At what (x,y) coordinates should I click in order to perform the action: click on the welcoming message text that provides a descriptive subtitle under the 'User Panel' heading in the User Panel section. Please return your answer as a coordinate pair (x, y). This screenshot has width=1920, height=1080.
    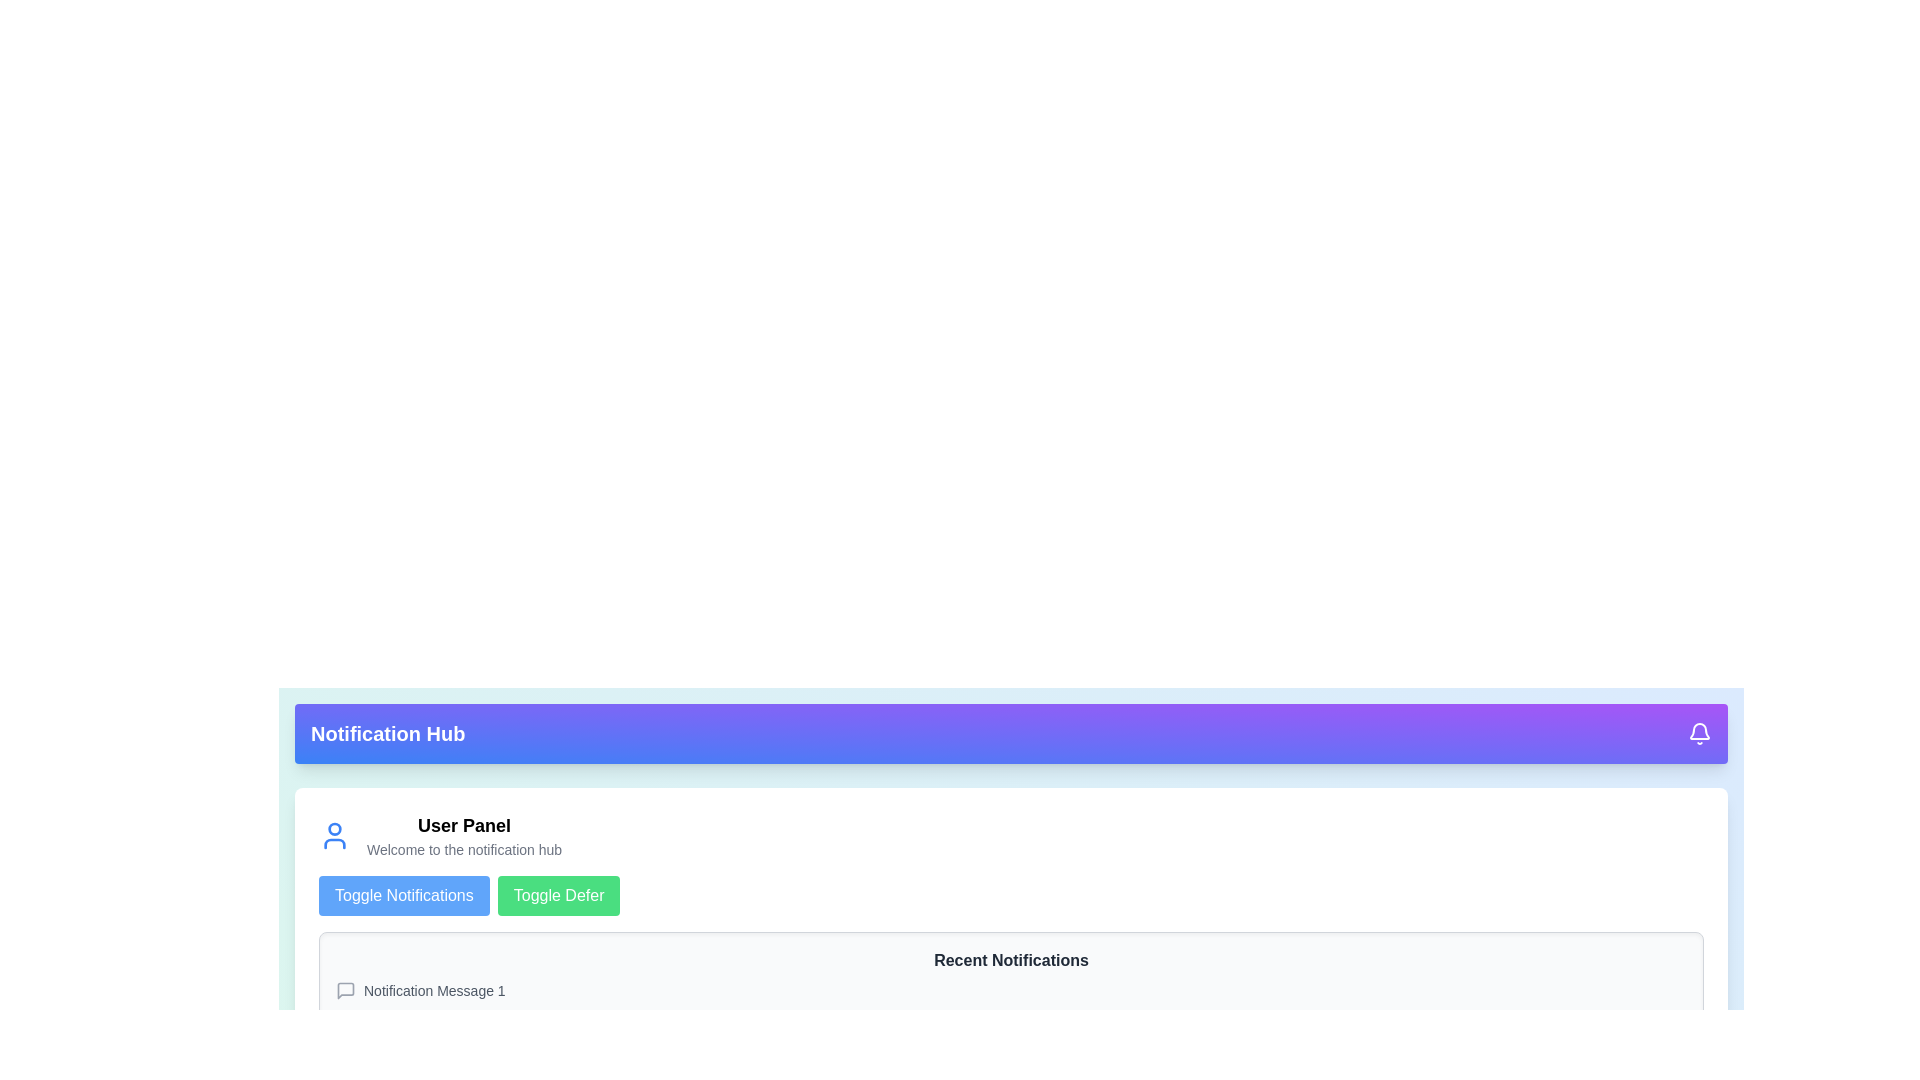
    Looking at the image, I should click on (463, 849).